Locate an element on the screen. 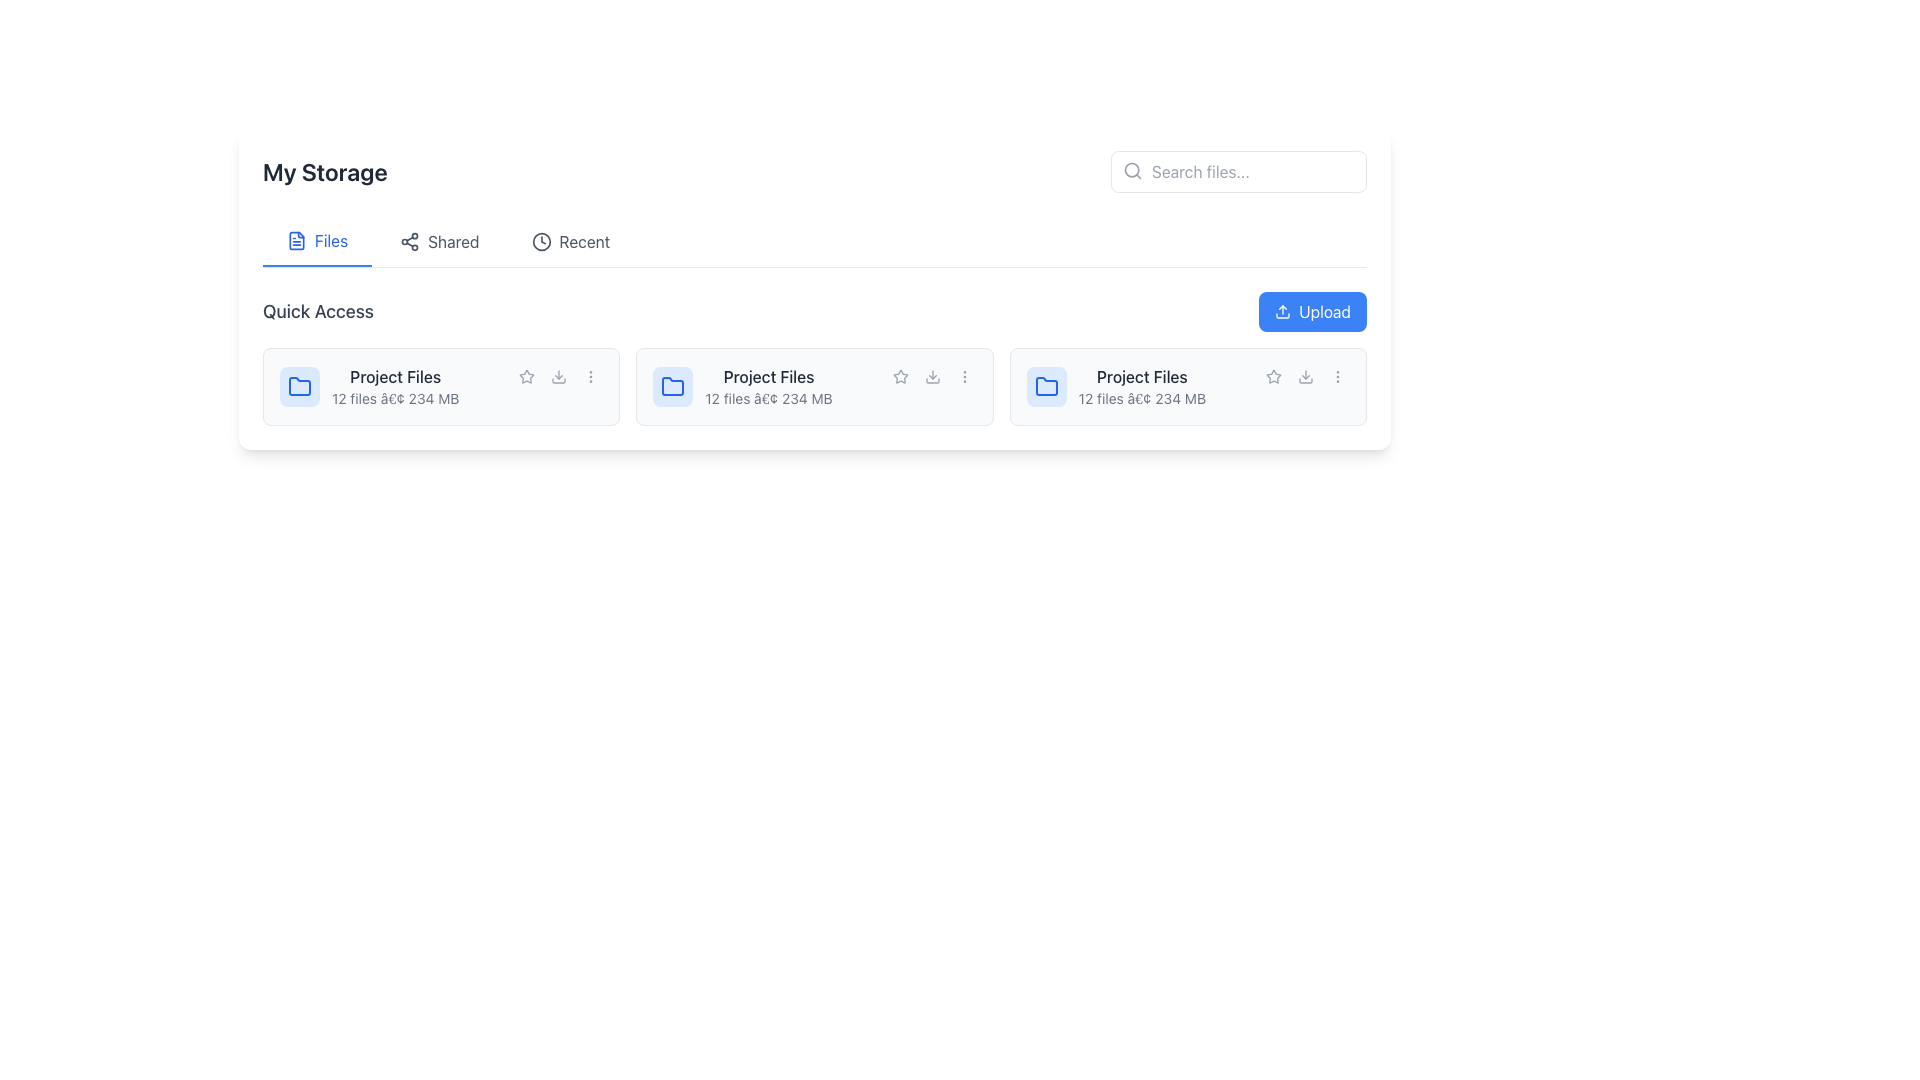 Image resolution: width=1920 pixels, height=1080 pixels. the folder icon located in the fourth file card of the 'Quick Access' section is located at coordinates (1045, 386).